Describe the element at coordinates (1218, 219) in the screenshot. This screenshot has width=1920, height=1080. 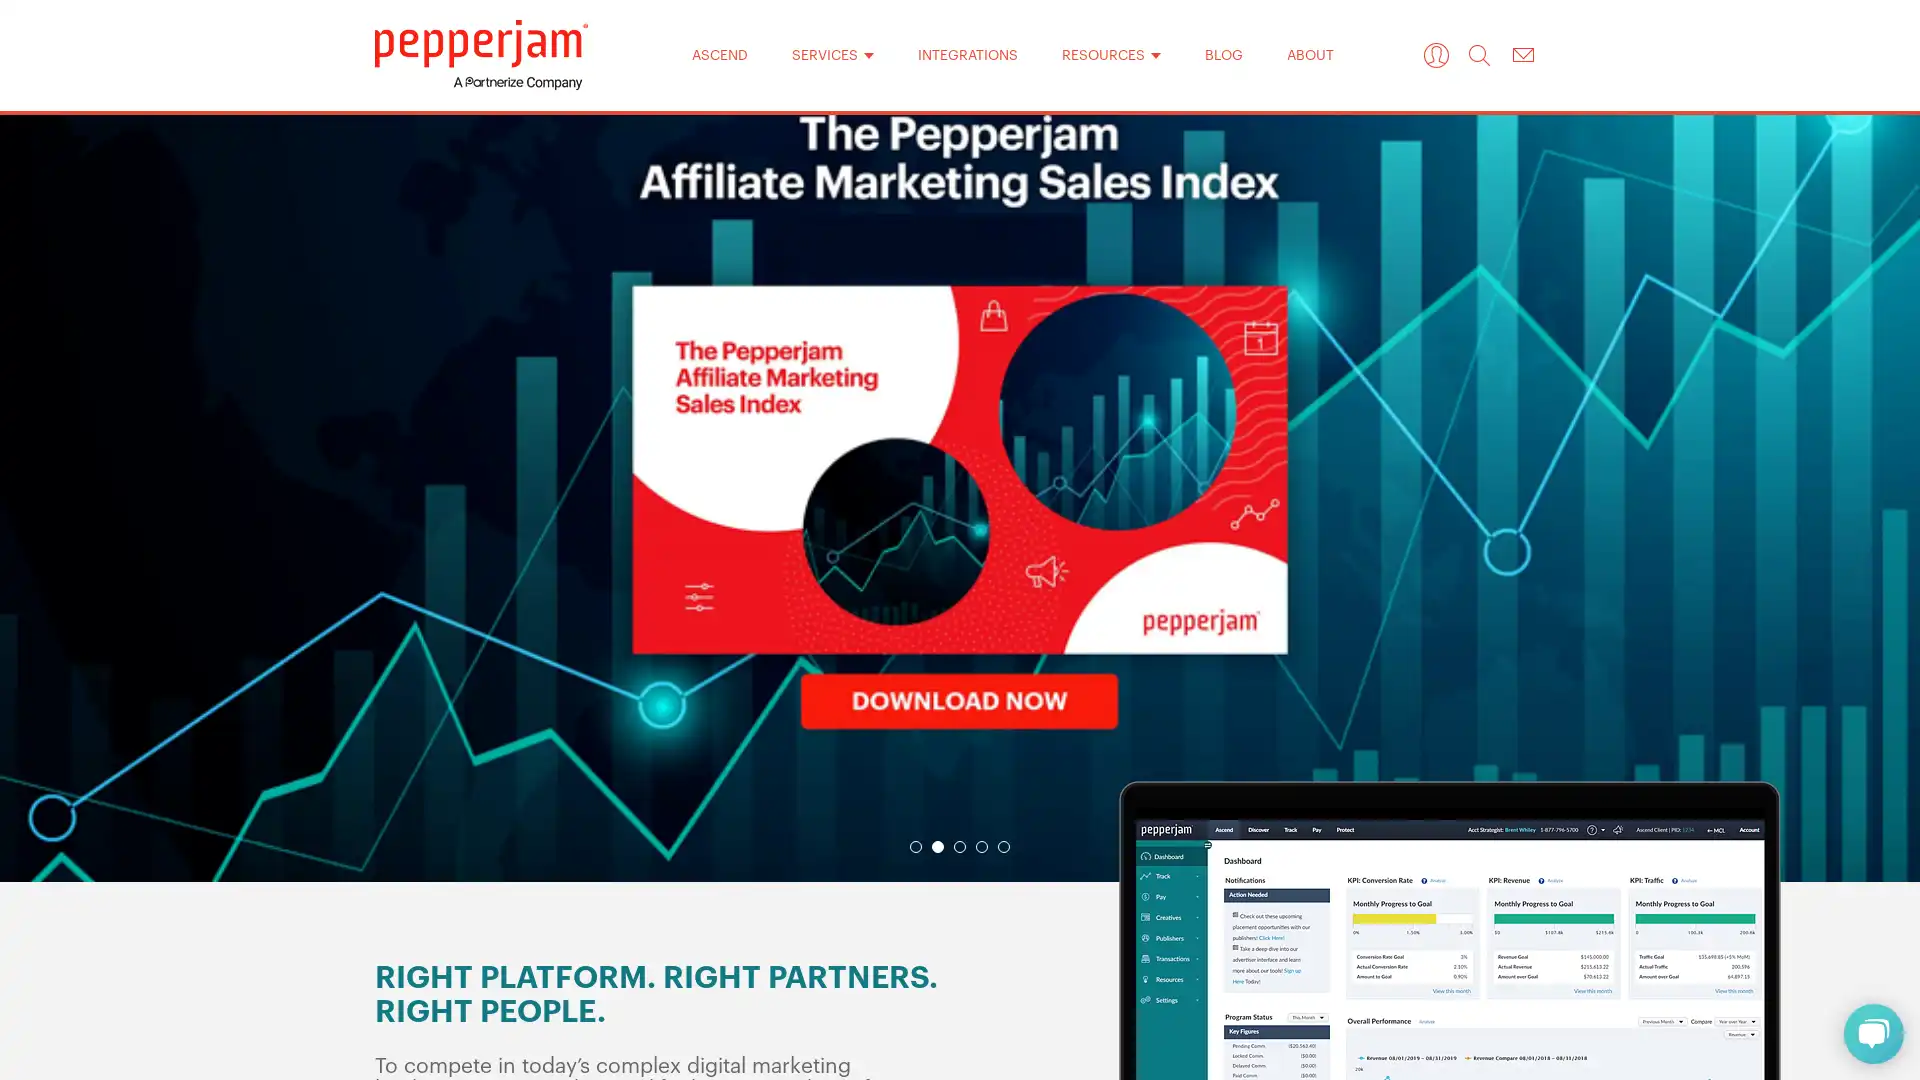
I see `Close` at that location.